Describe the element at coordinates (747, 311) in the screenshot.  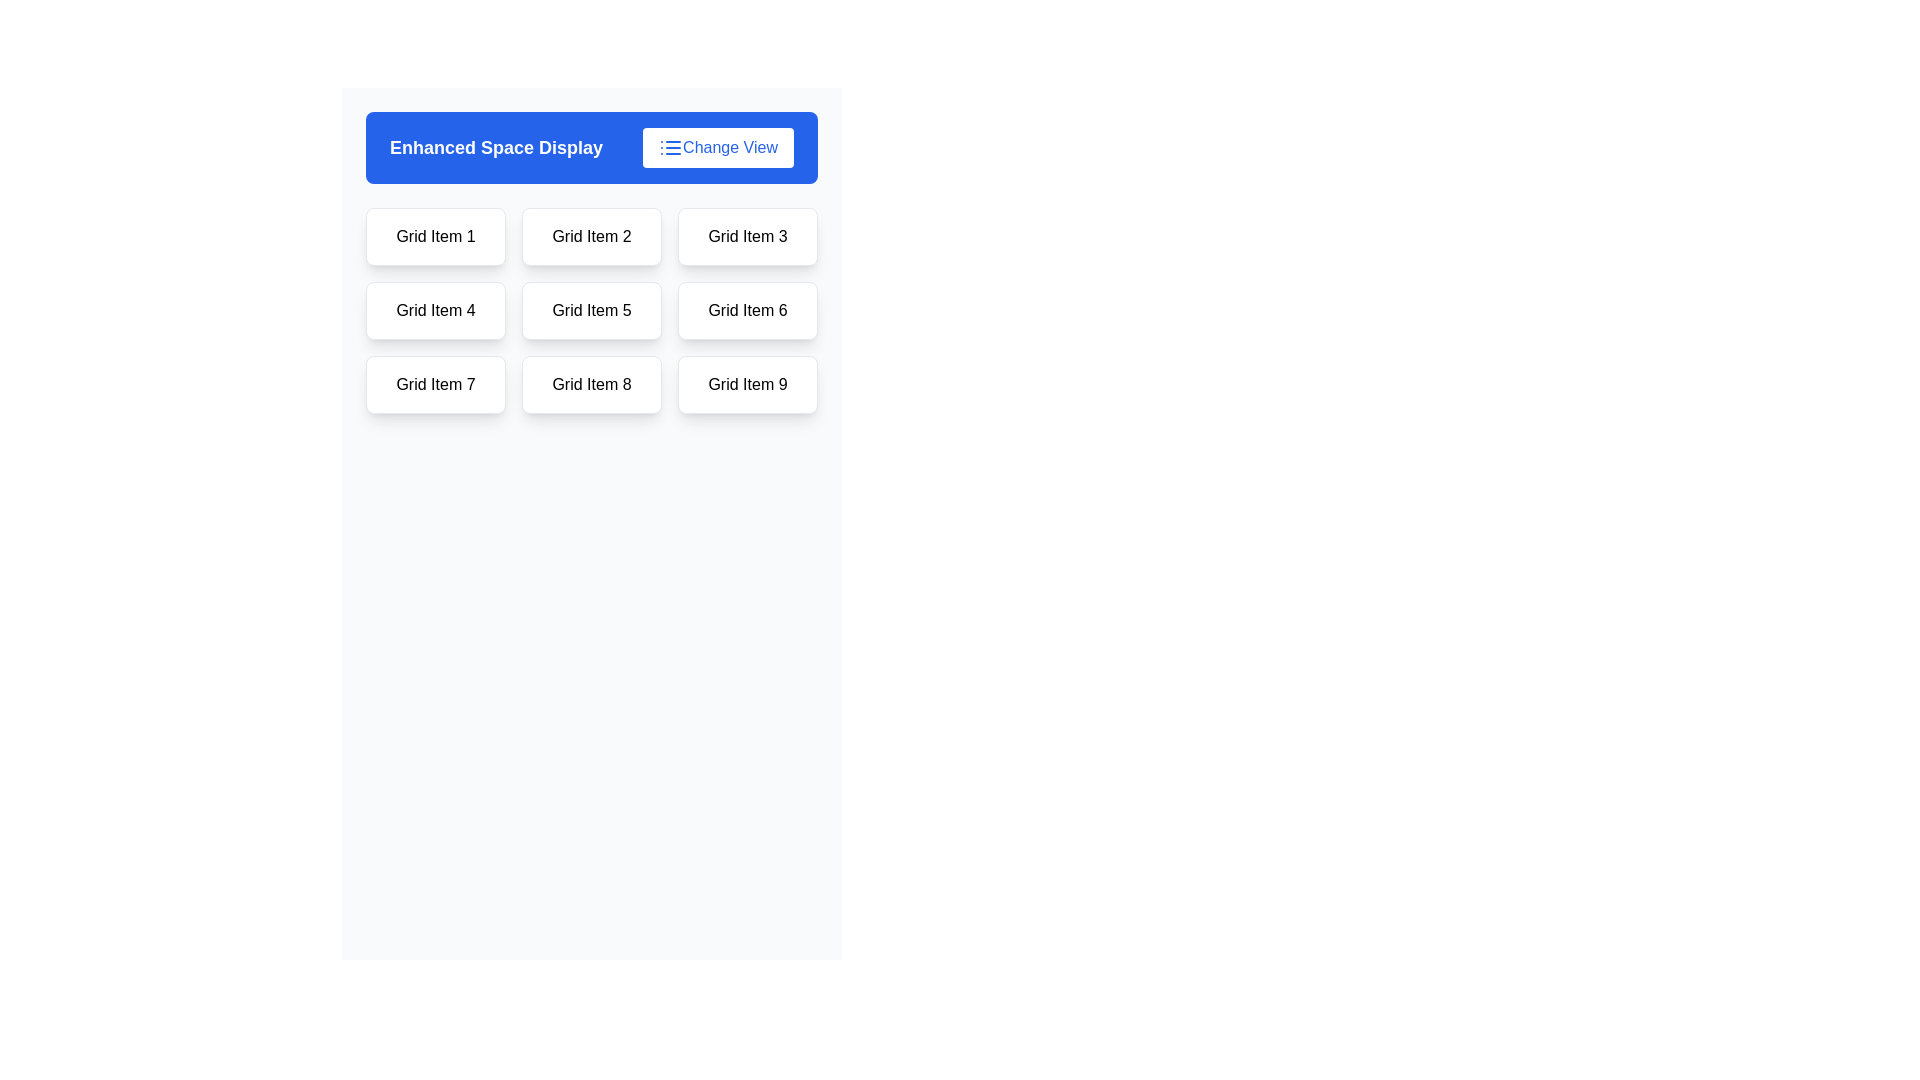
I see `the grid item located in the second row and third column of a 3x3 grid layout` at that location.